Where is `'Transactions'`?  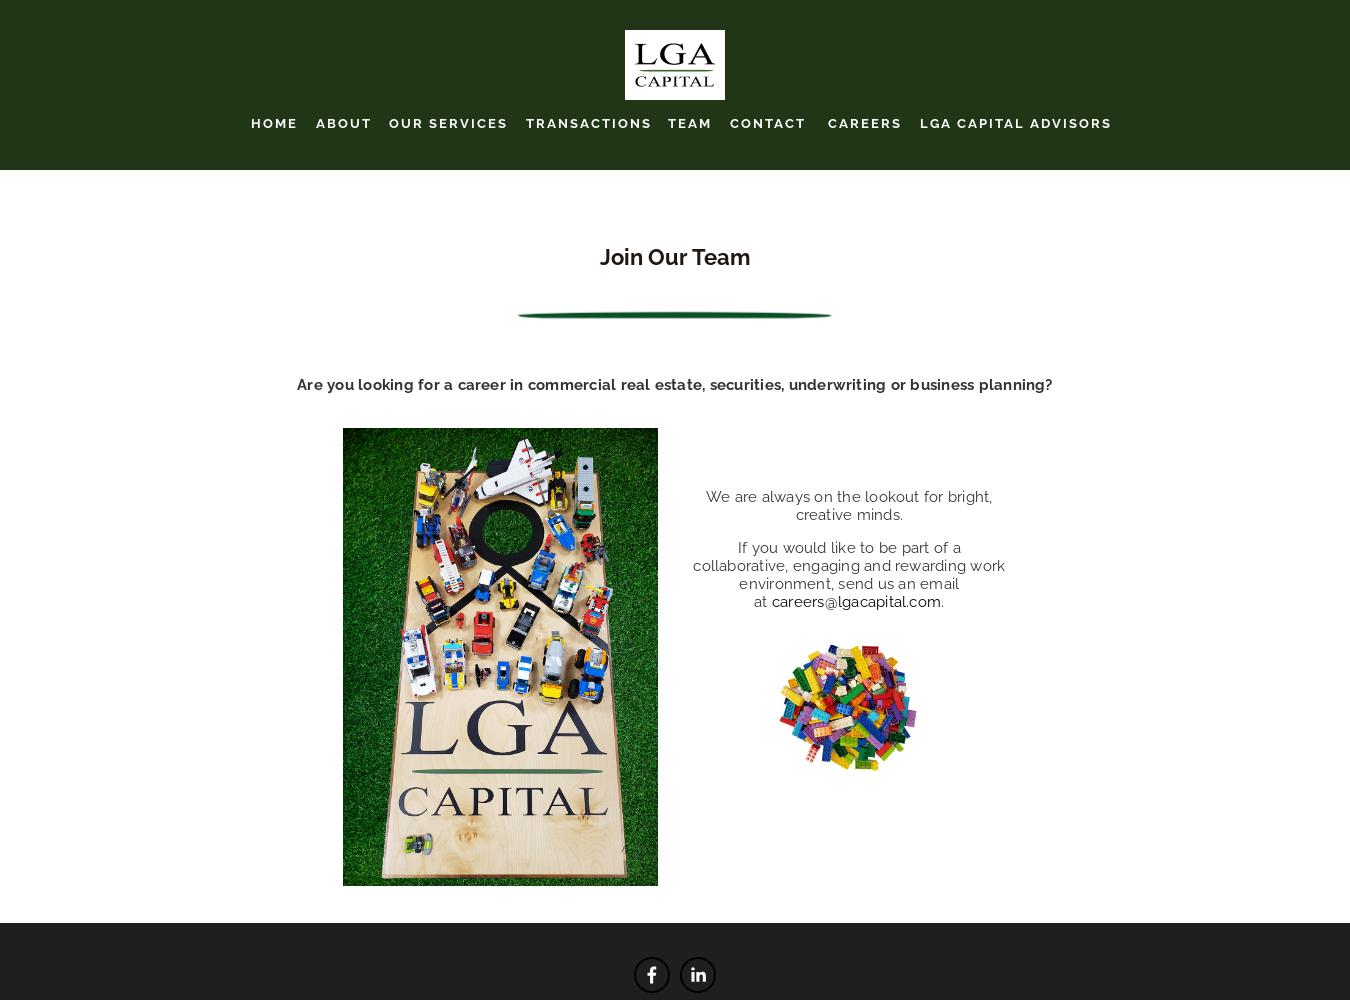 'Transactions' is located at coordinates (588, 121).